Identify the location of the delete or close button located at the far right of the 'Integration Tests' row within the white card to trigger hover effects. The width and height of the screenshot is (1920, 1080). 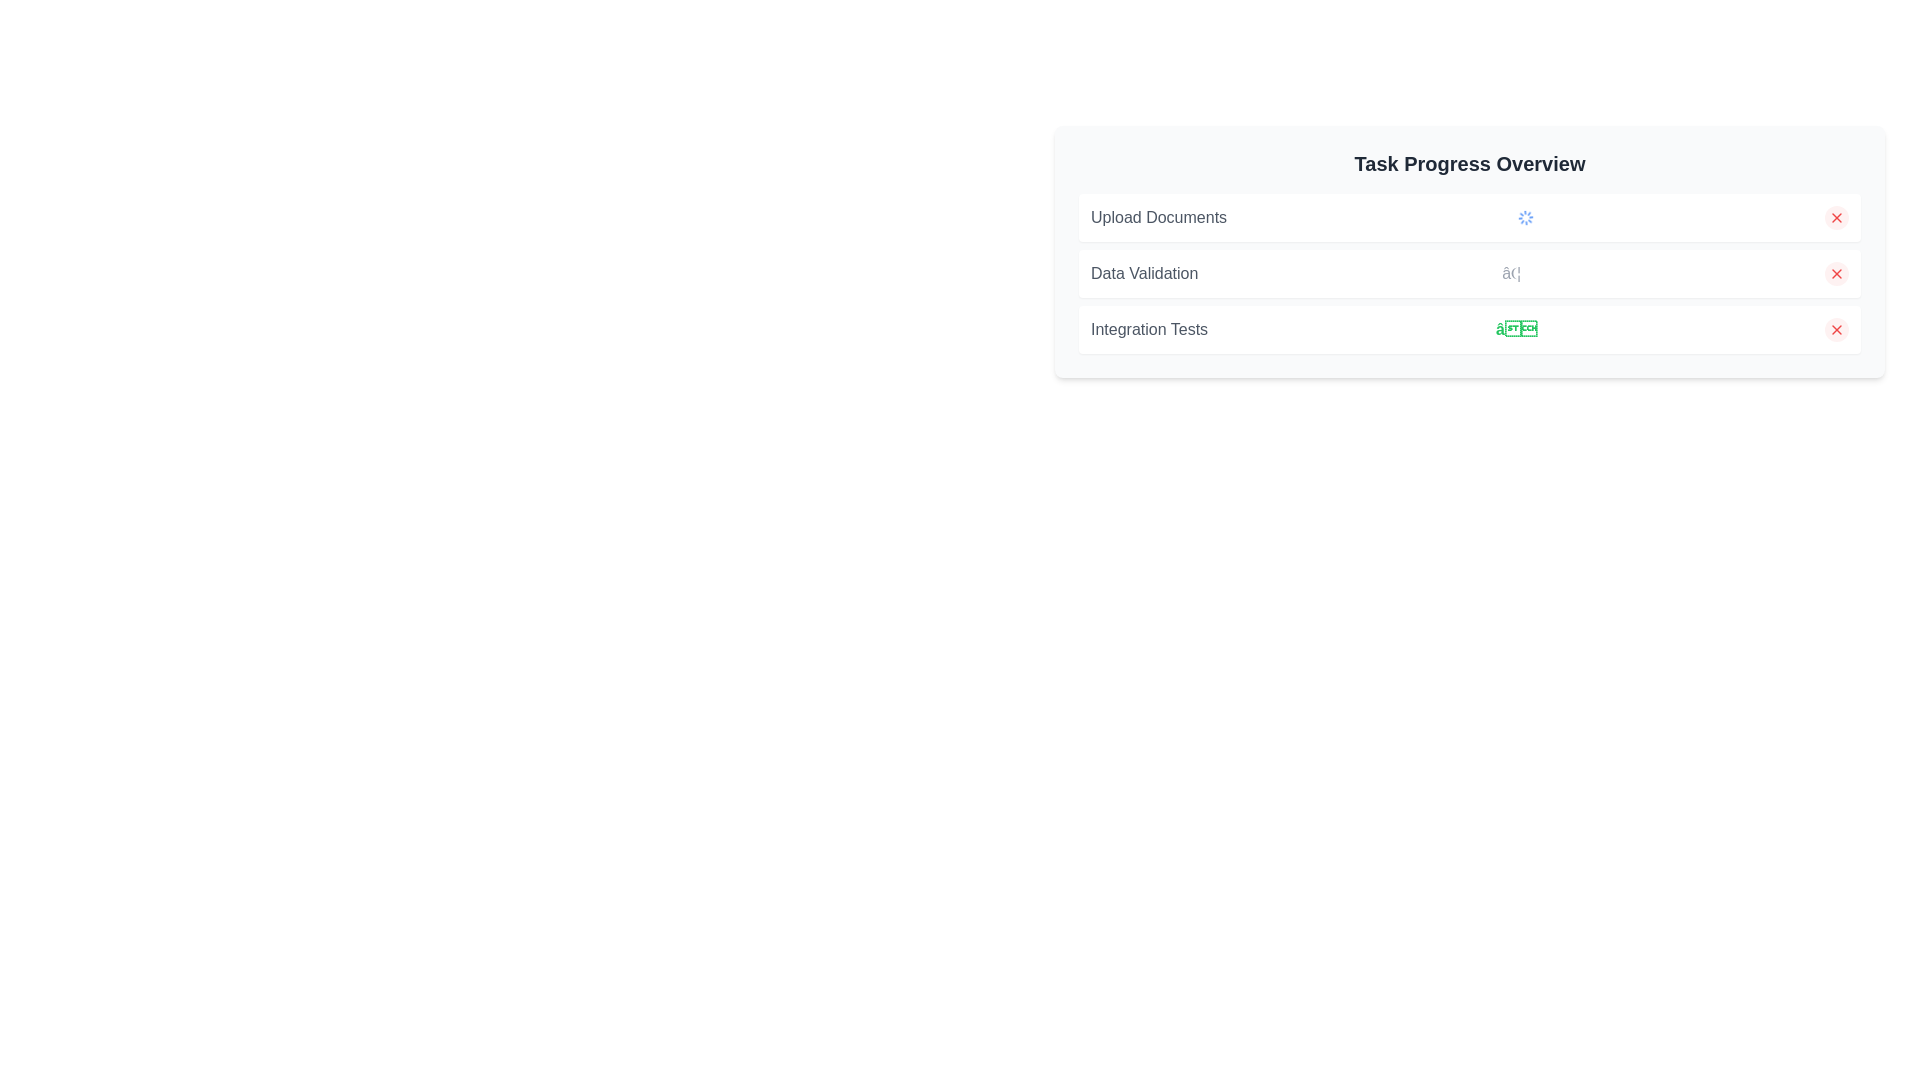
(1837, 329).